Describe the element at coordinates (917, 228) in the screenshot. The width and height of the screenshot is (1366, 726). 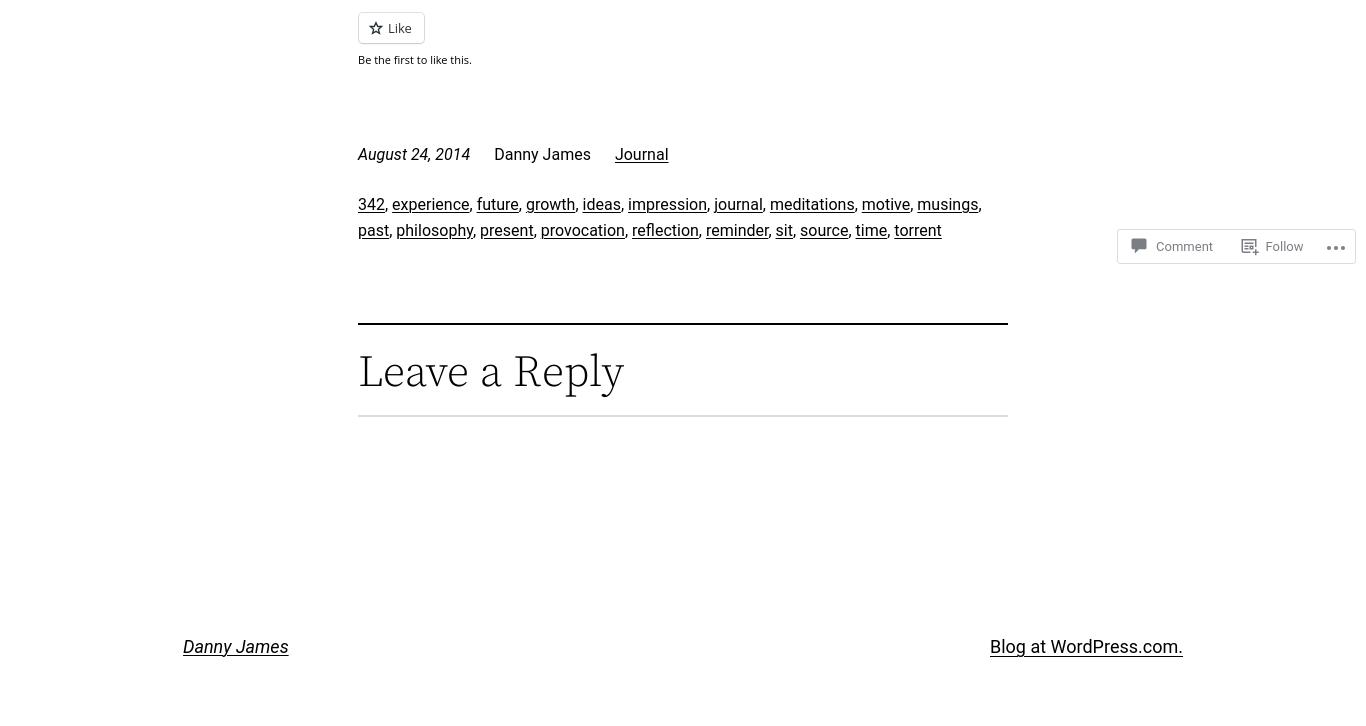
I see `'torrent'` at that location.